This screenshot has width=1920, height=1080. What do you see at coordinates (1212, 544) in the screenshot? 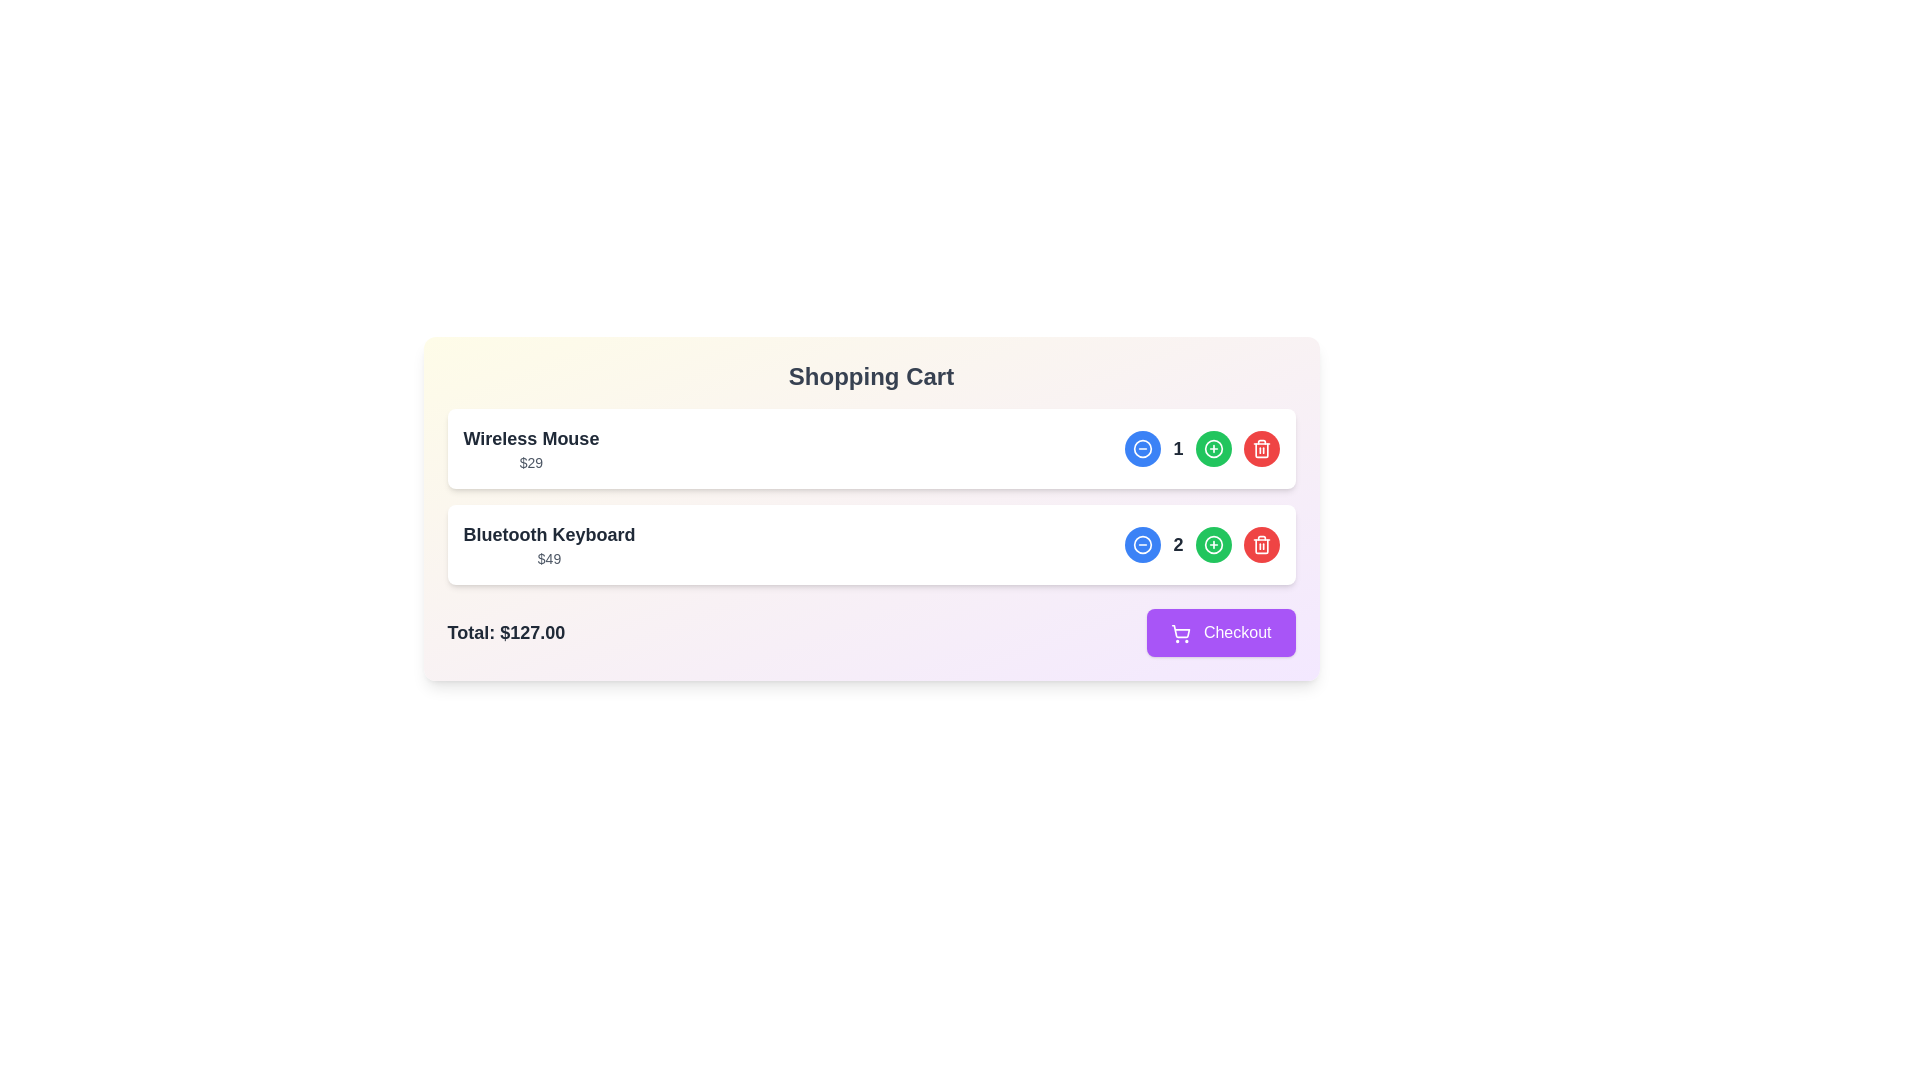
I see `the second green circular button with a 'plus' icon to increase the quantity of the 'Bluetooth Keyboard' in the shopping cart` at bounding box center [1212, 544].